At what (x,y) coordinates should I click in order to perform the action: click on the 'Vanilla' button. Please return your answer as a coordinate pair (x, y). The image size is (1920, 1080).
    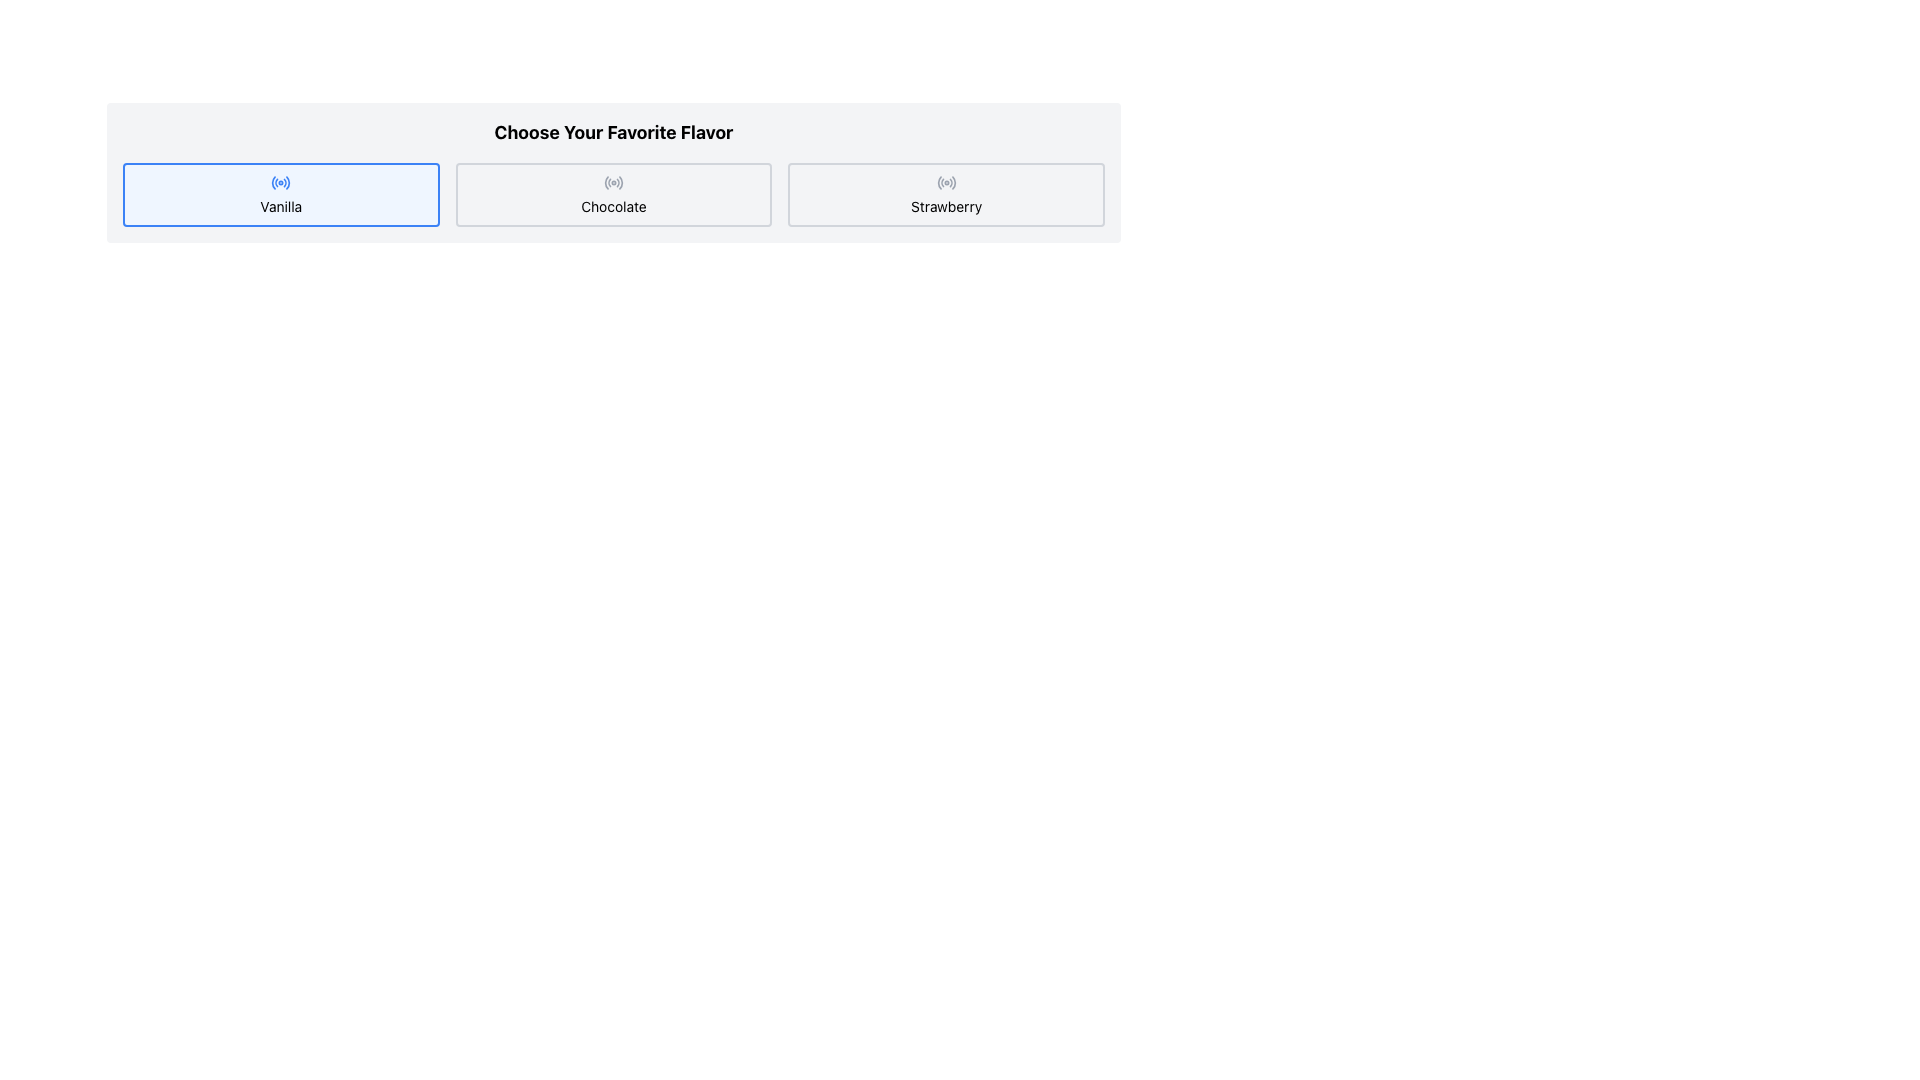
    Looking at the image, I should click on (280, 195).